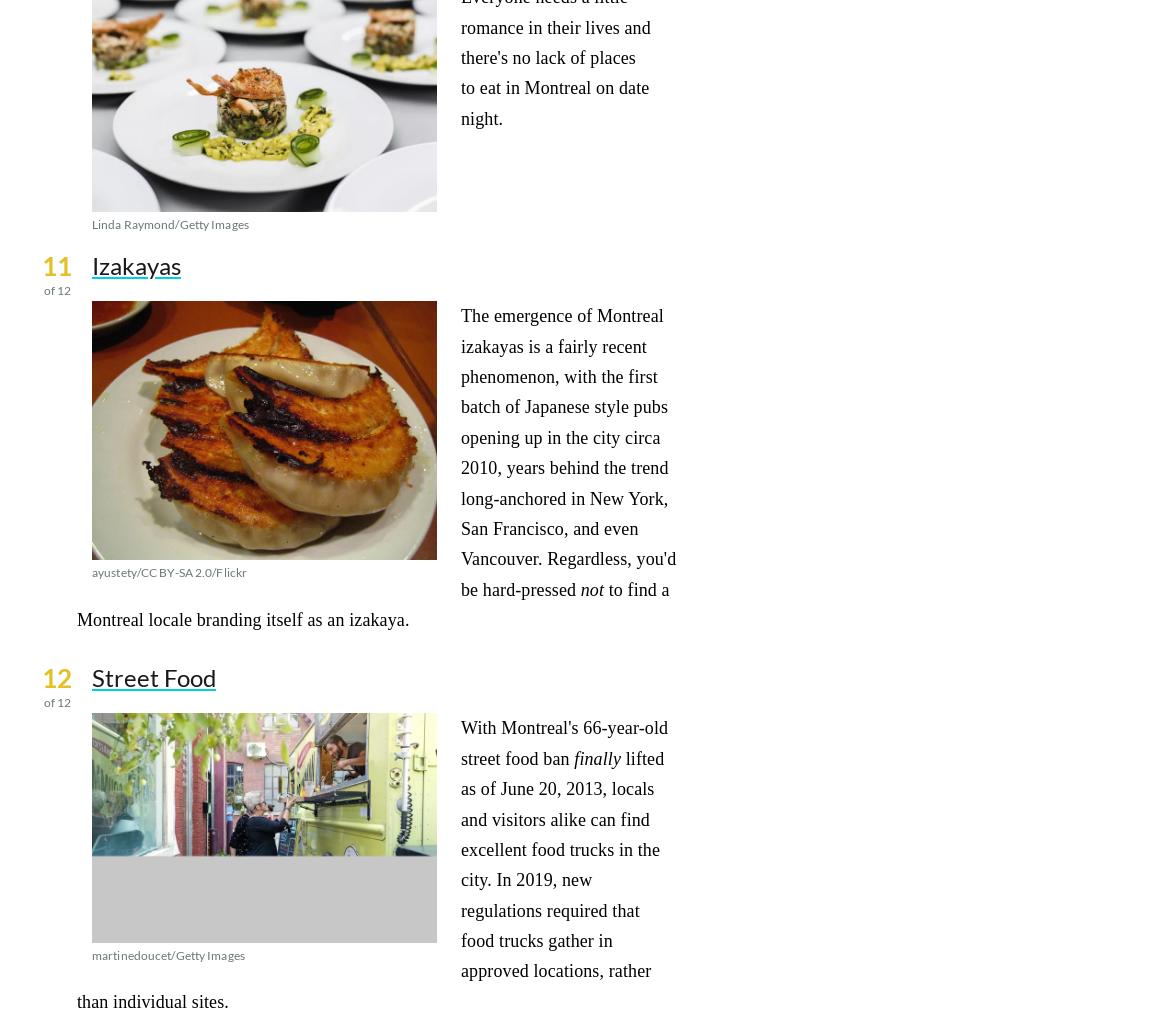  I want to click on 'finally', so click(596, 757).